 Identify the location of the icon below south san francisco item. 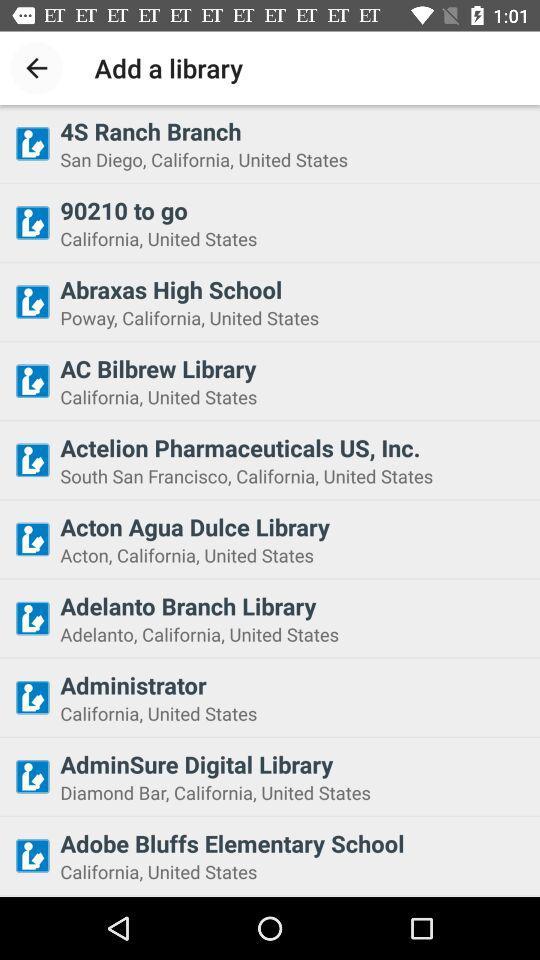
(293, 526).